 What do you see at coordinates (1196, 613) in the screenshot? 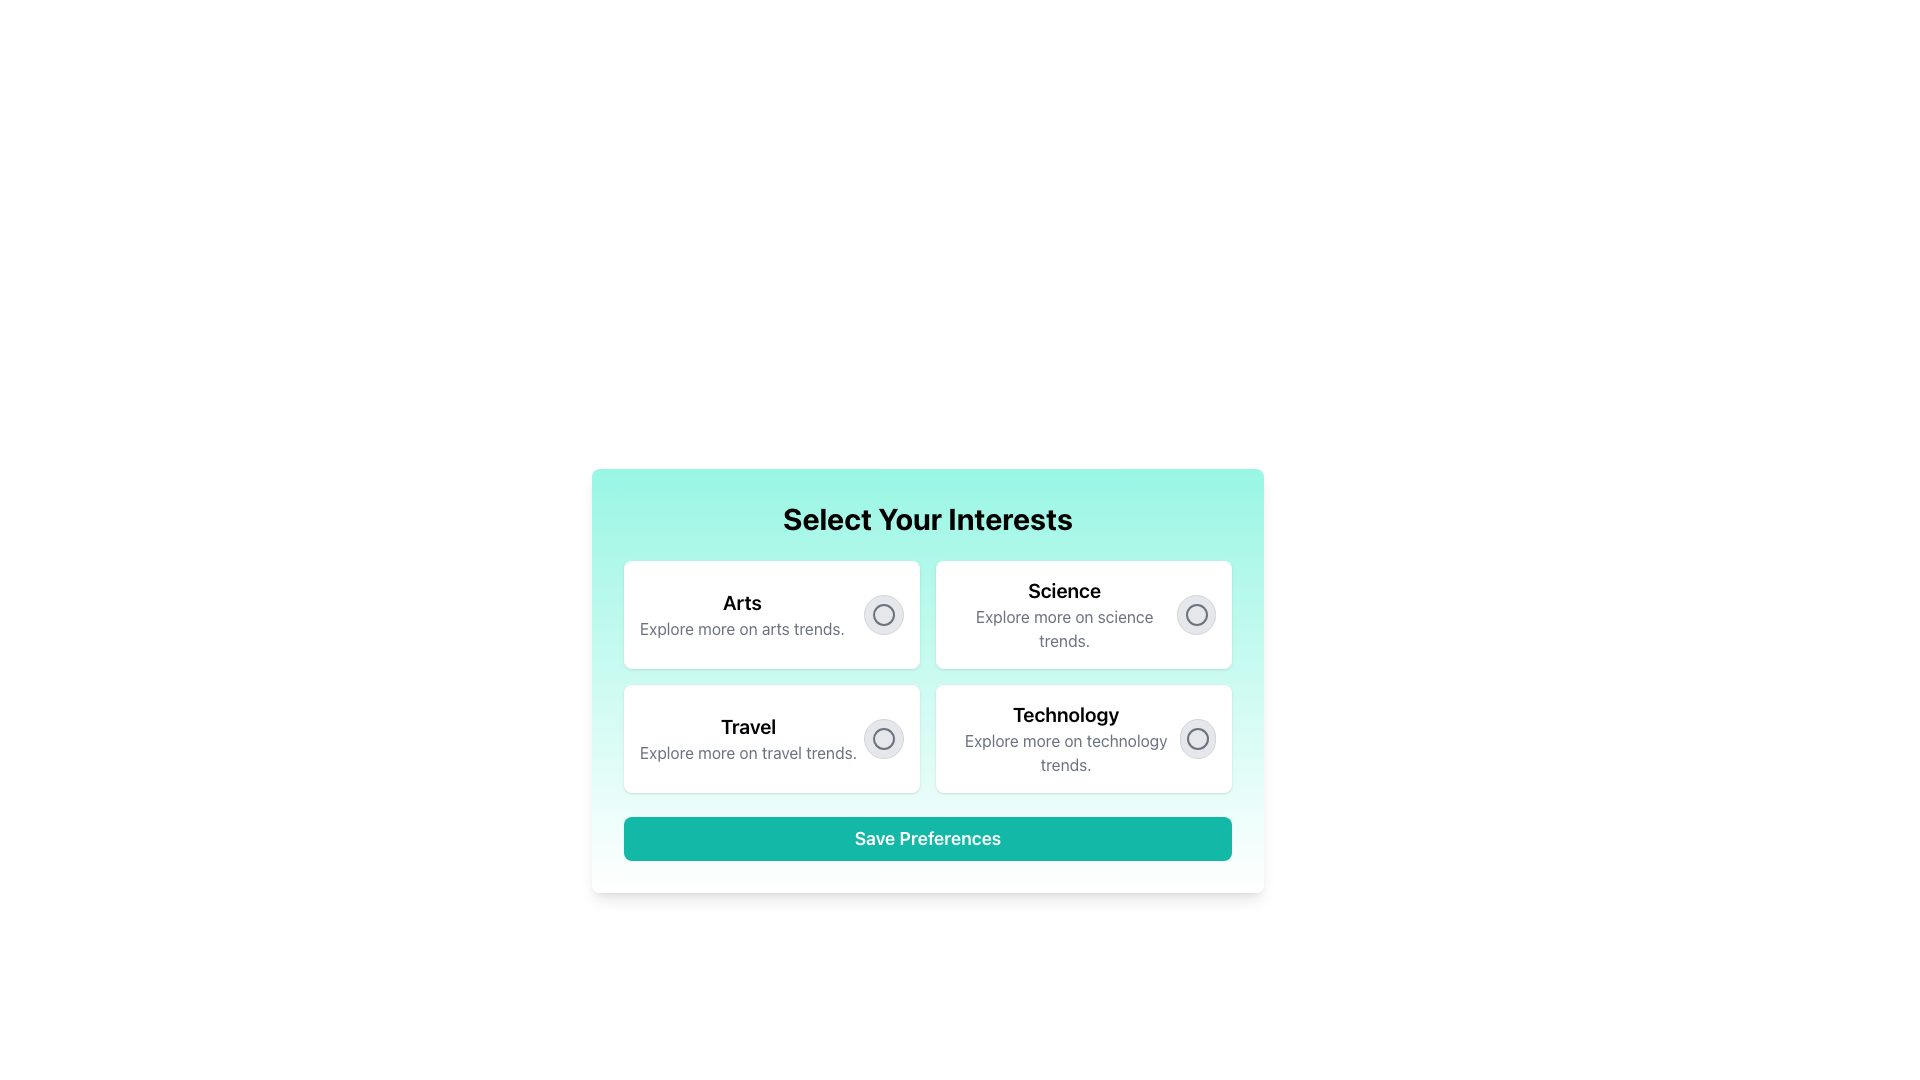
I see `the circular radio button within the 'Science' interest selection` at bounding box center [1196, 613].